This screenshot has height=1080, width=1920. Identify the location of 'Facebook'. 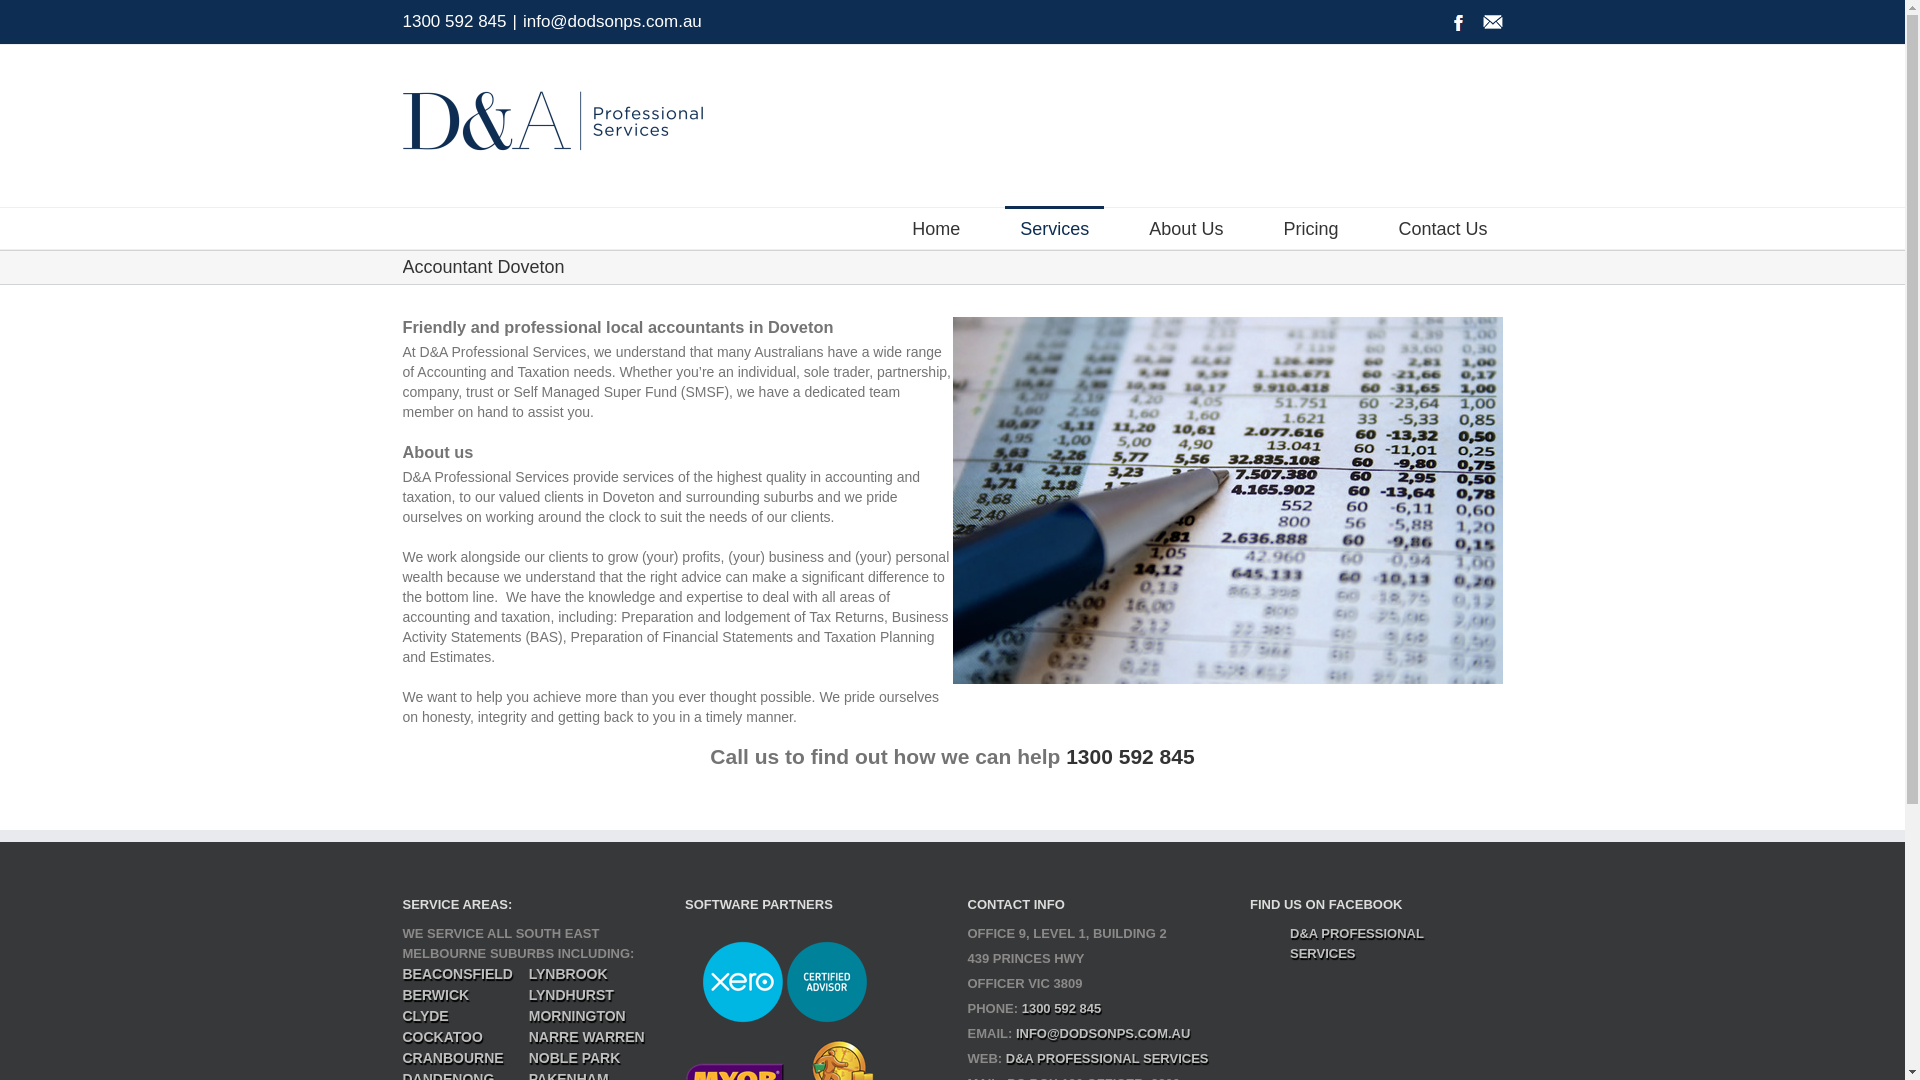
(1458, 23).